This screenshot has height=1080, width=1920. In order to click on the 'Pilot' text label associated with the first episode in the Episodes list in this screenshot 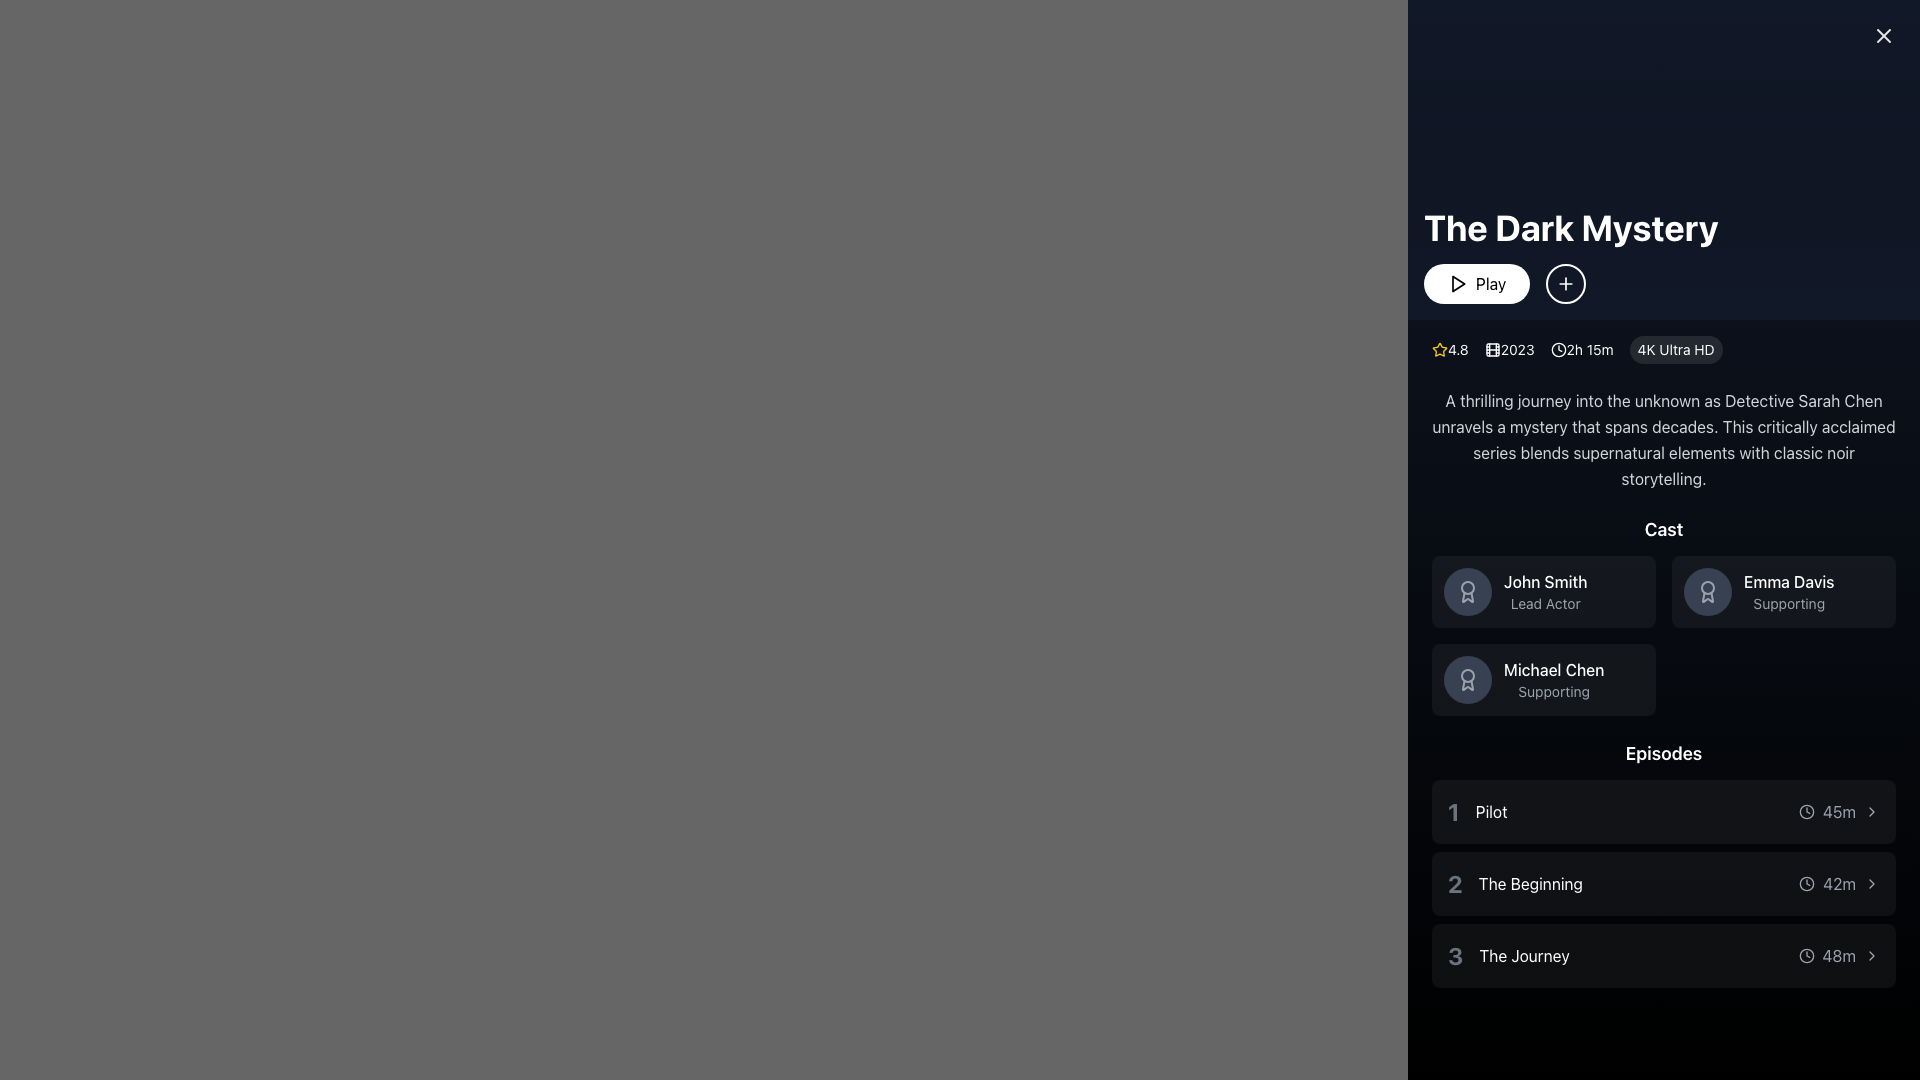, I will do `click(1491, 812)`.